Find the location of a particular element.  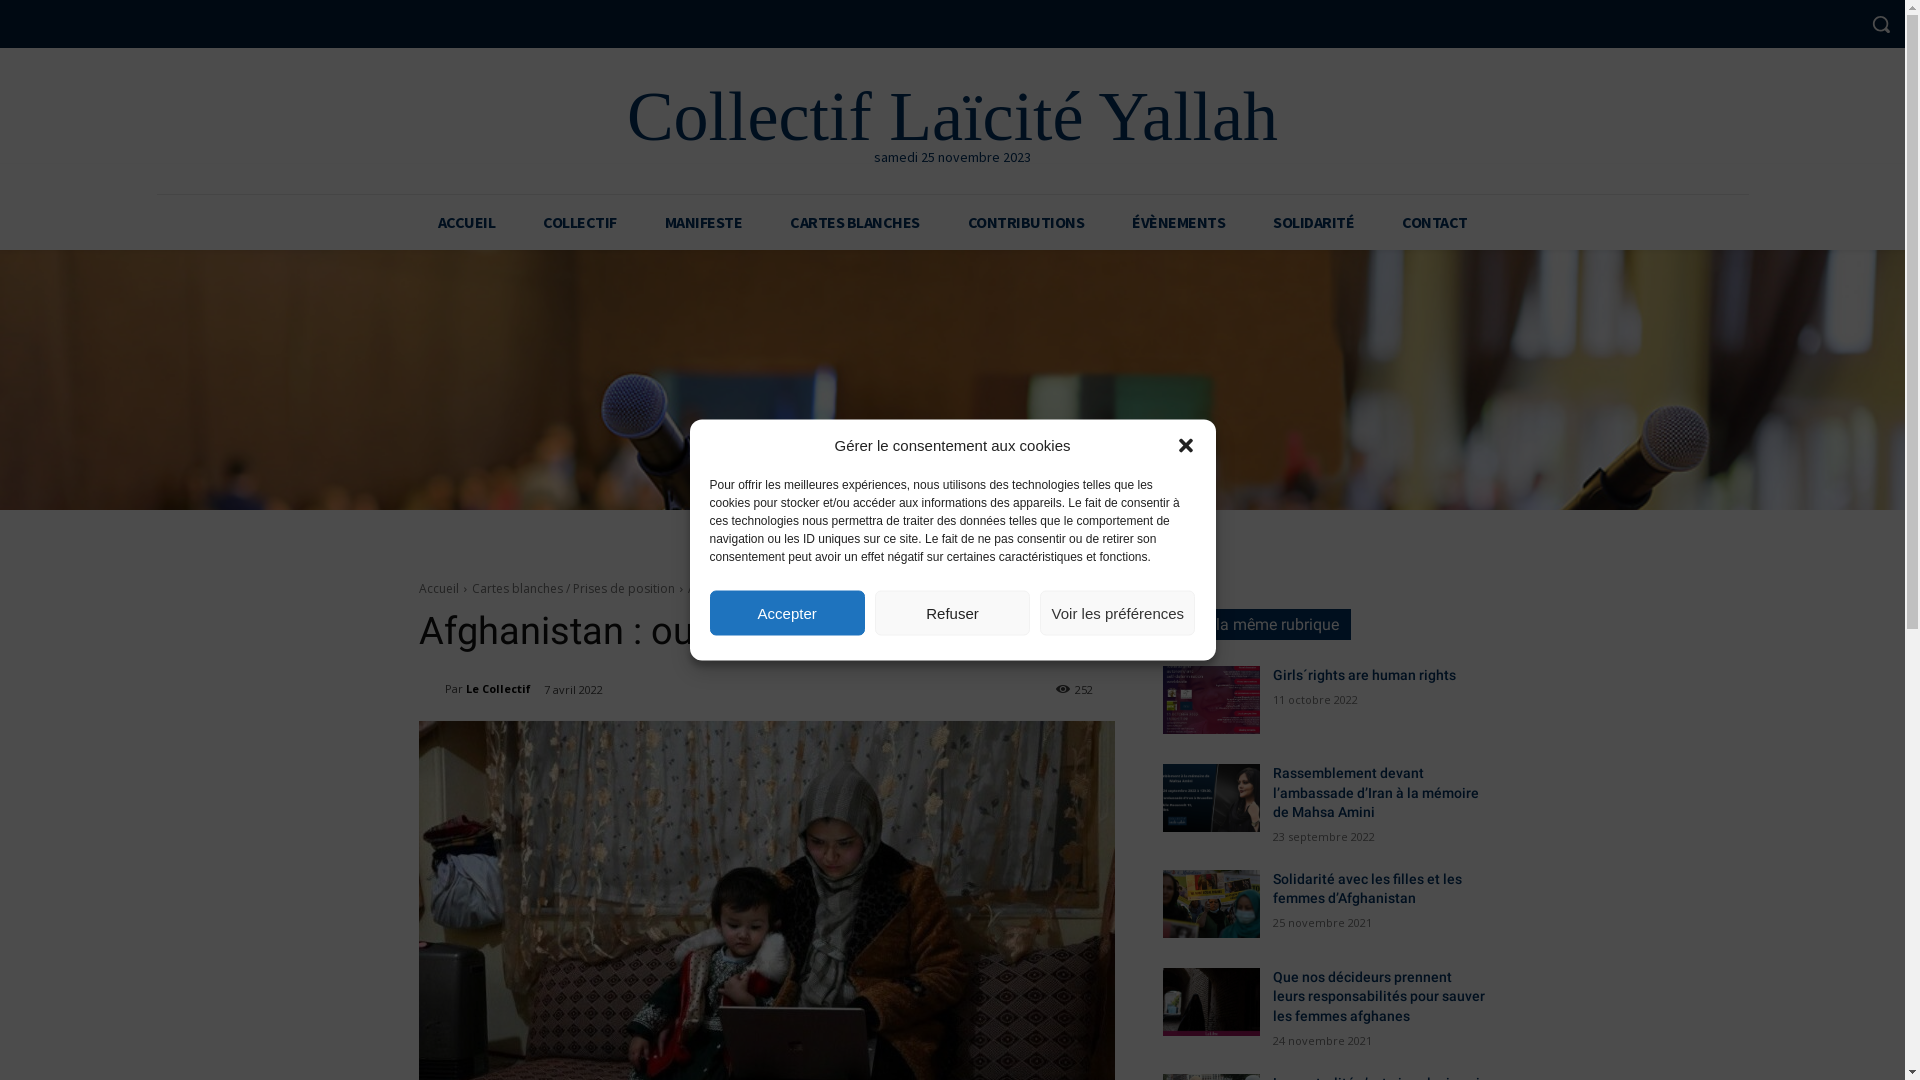

'Accepter' is located at coordinates (786, 611).